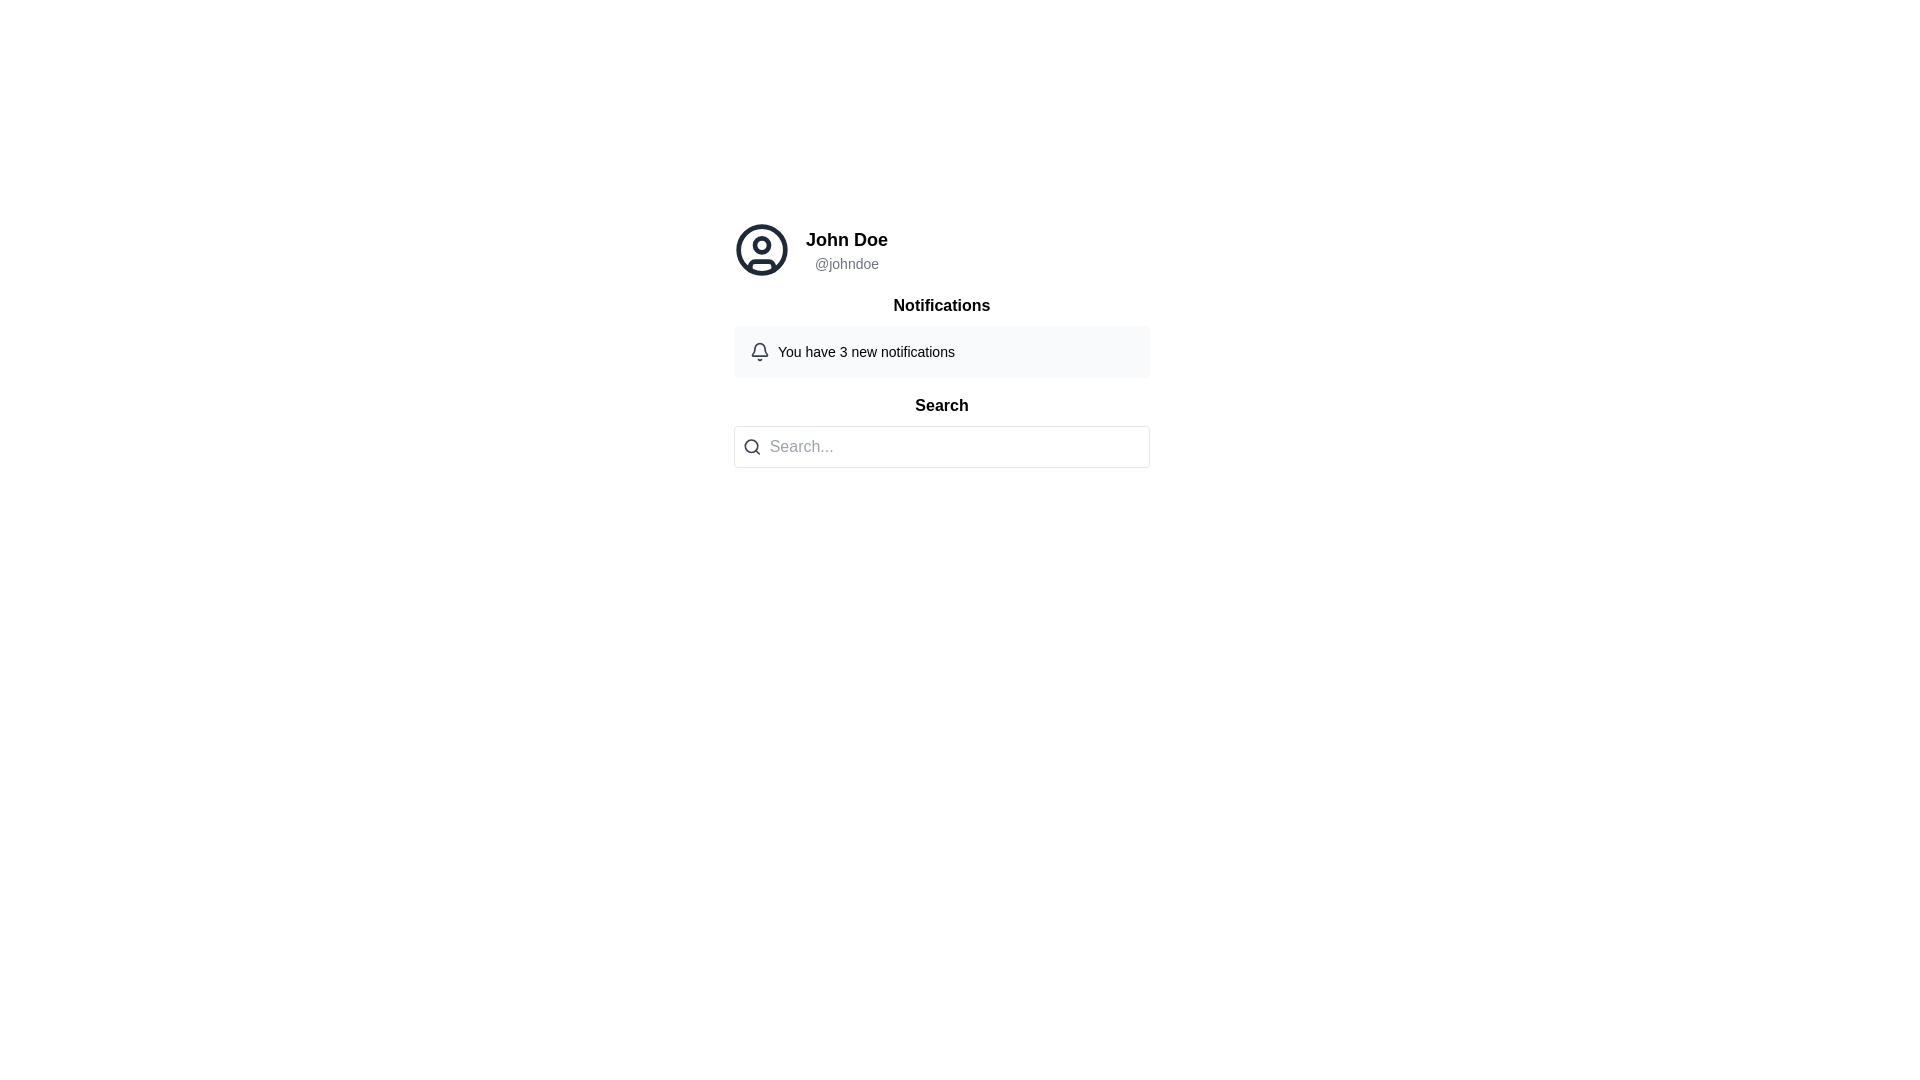 The image size is (1920, 1080). What do you see at coordinates (847, 262) in the screenshot?
I see `the text label displaying the username '@johndoe', which is styled in gray color and located directly below the 'John Doe' text` at bounding box center [847, 262].